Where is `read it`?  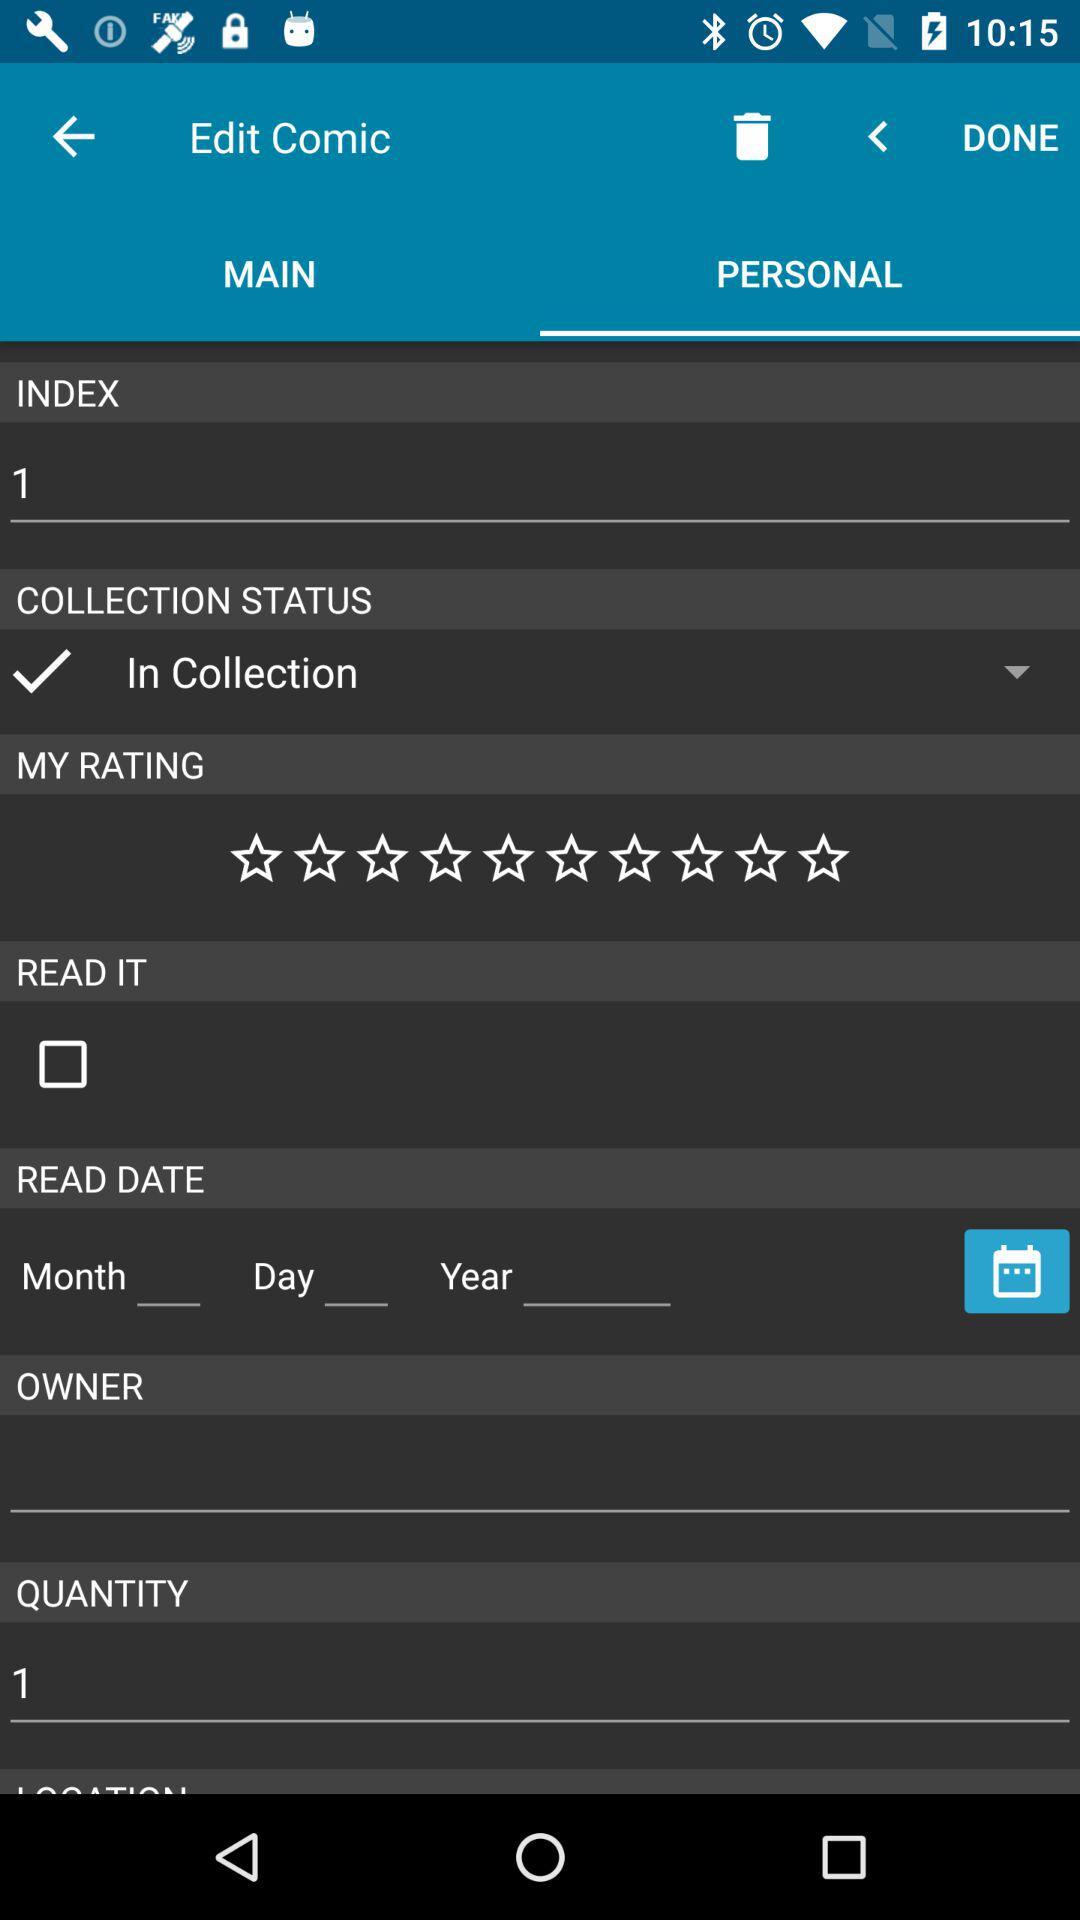 read it is located at coordinates (83, 1063).